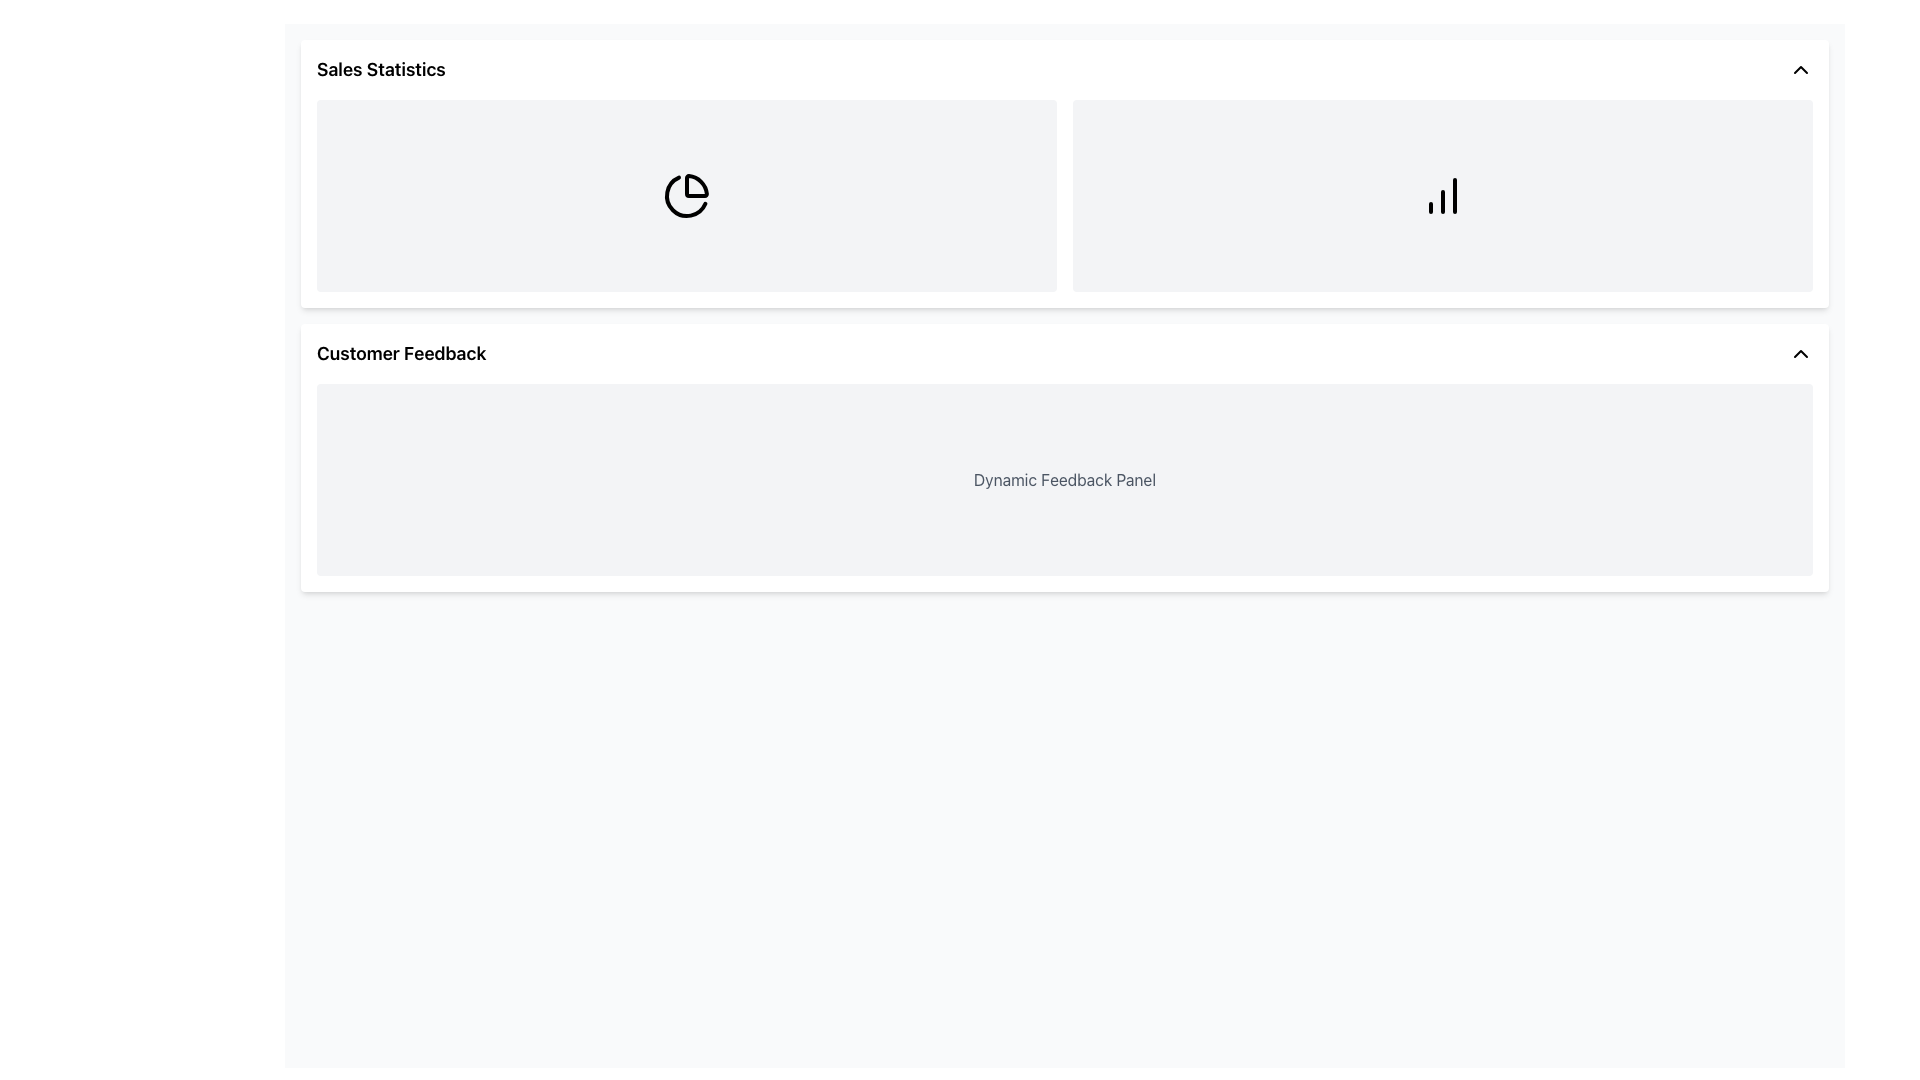 The image size is (1920, 1080). Describe the element at coordinates (1443, 196) in the screenshot. I see `the bar chart icon located in the 'Sales Statistics' section of the interface` at that location.